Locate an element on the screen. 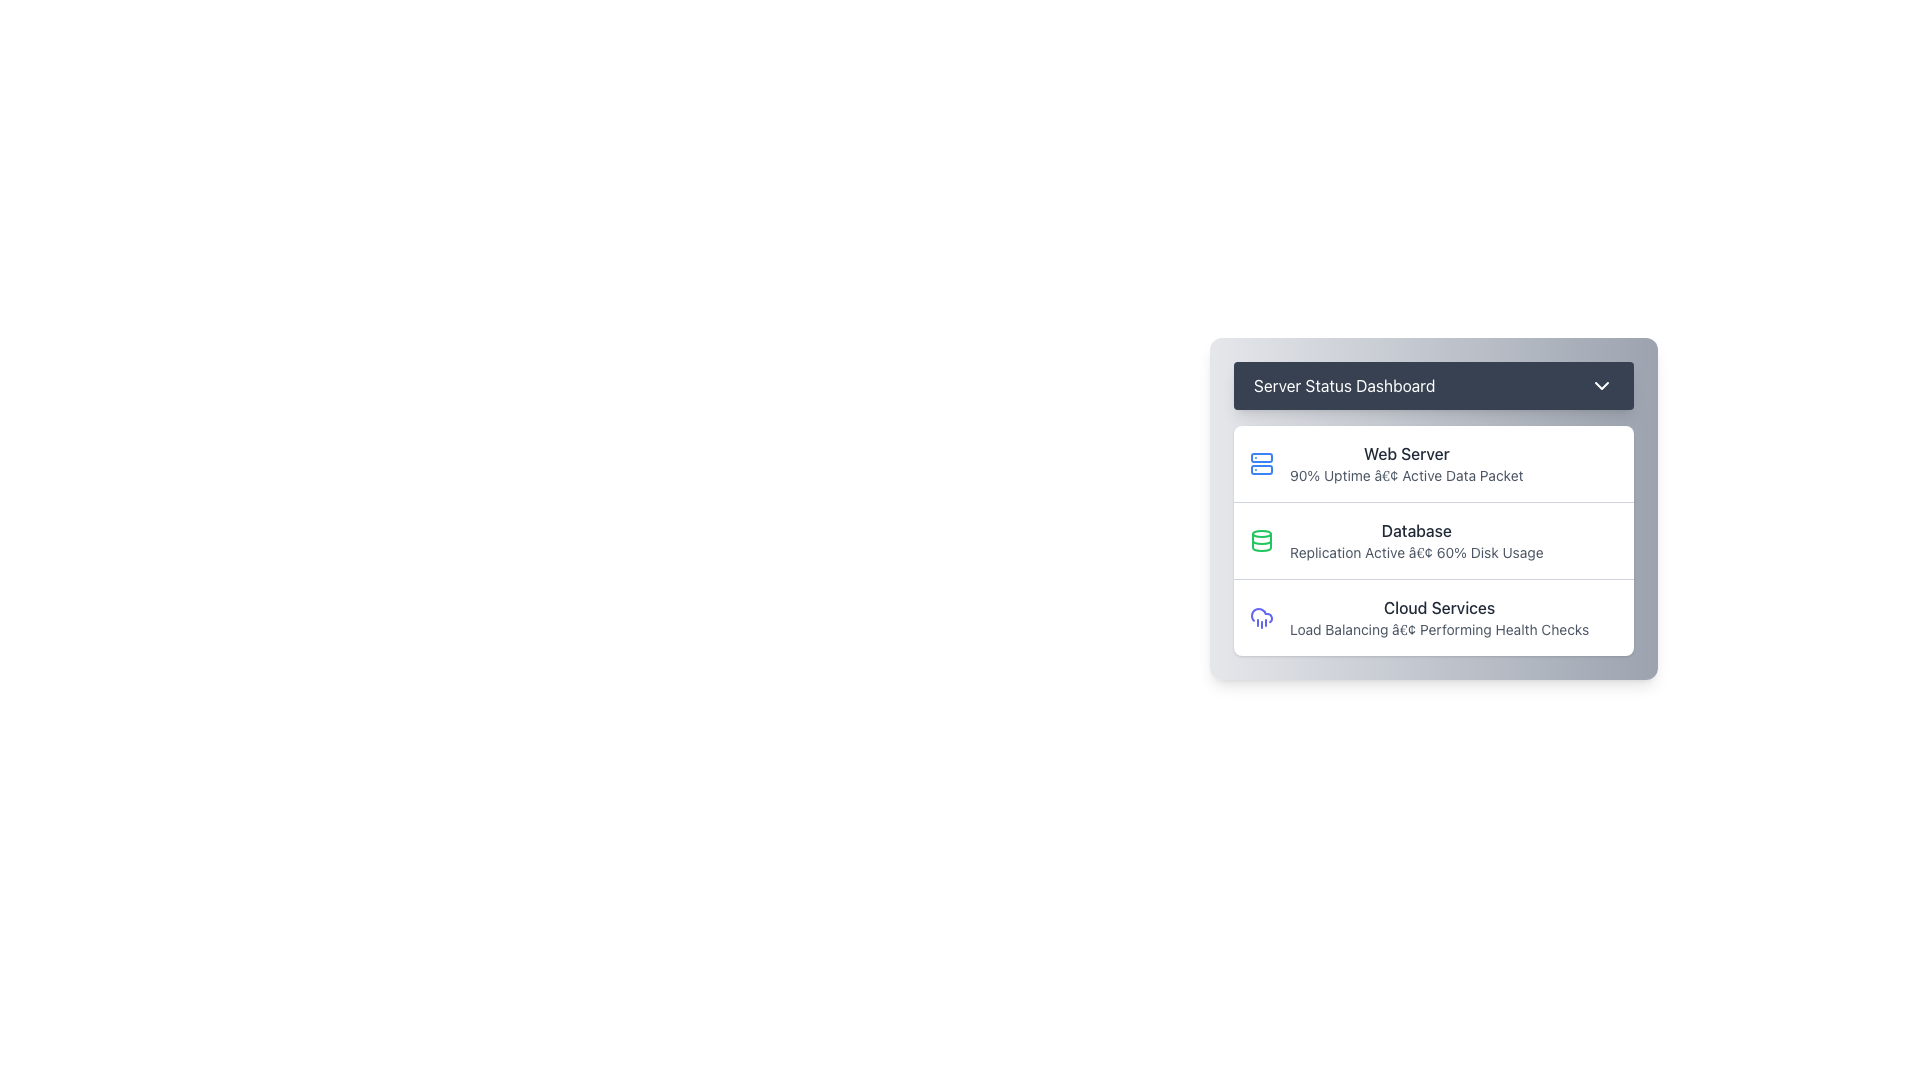 The height and width of the screenshot is (1080, 1920). information displayed in the 'Web Server' text block which includes 'Web Server' and '90% Uptime • Active Data Packet' is located at coordinates (1405, 463).